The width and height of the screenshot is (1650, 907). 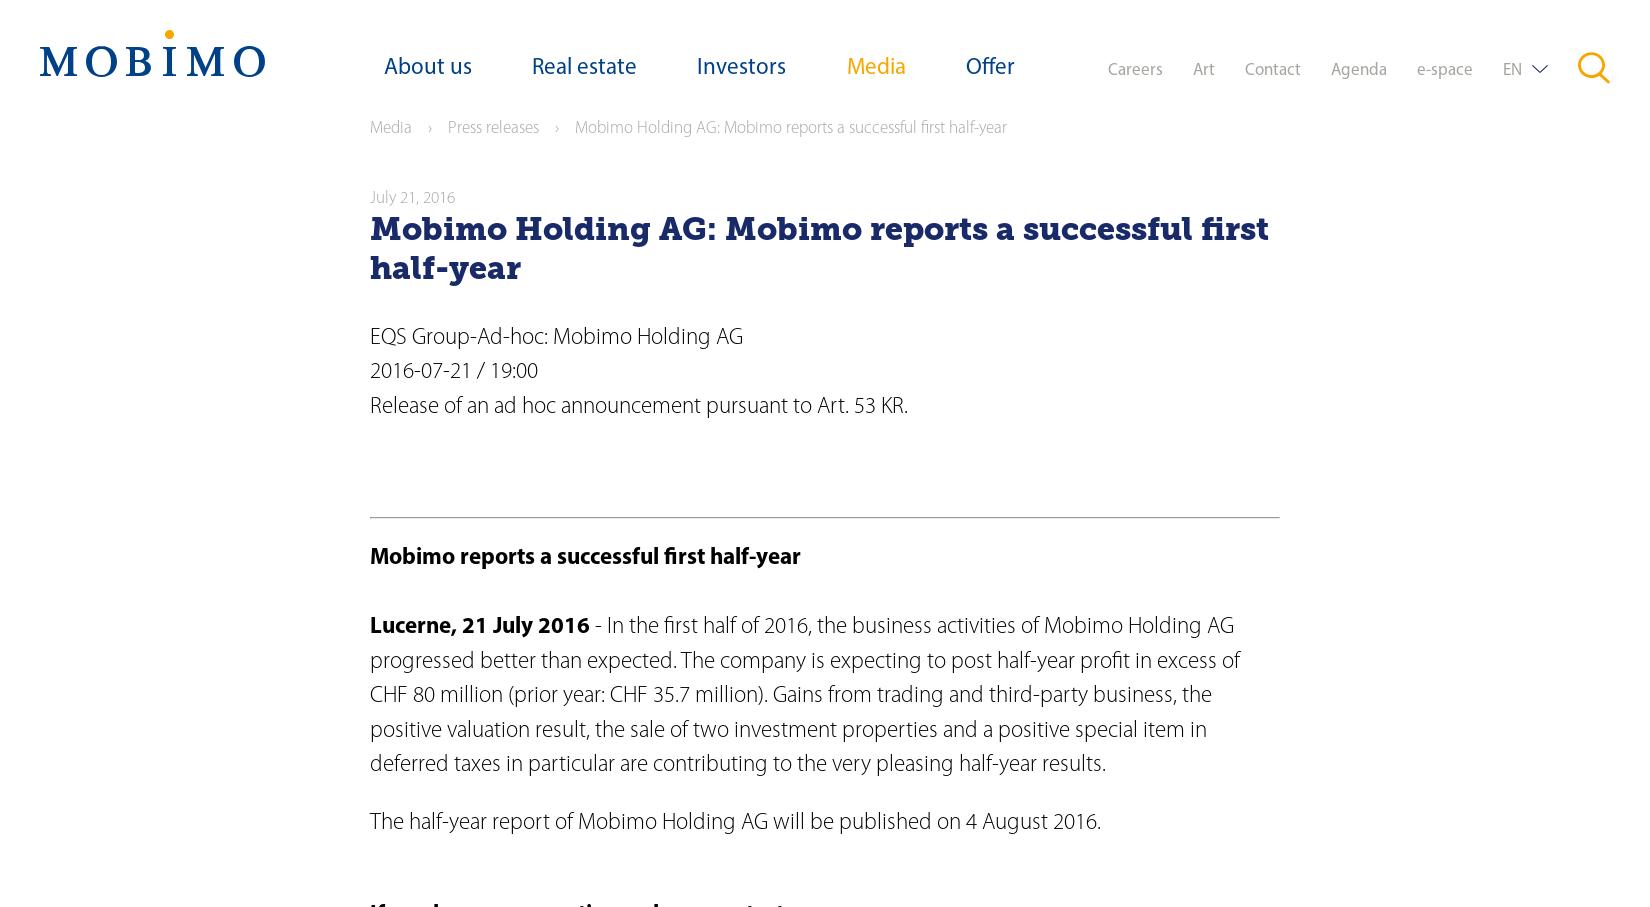 What do you see at coordinates (740, 68) in the screenshot?
I see `'Investors'` at bounding box center [740, 68].